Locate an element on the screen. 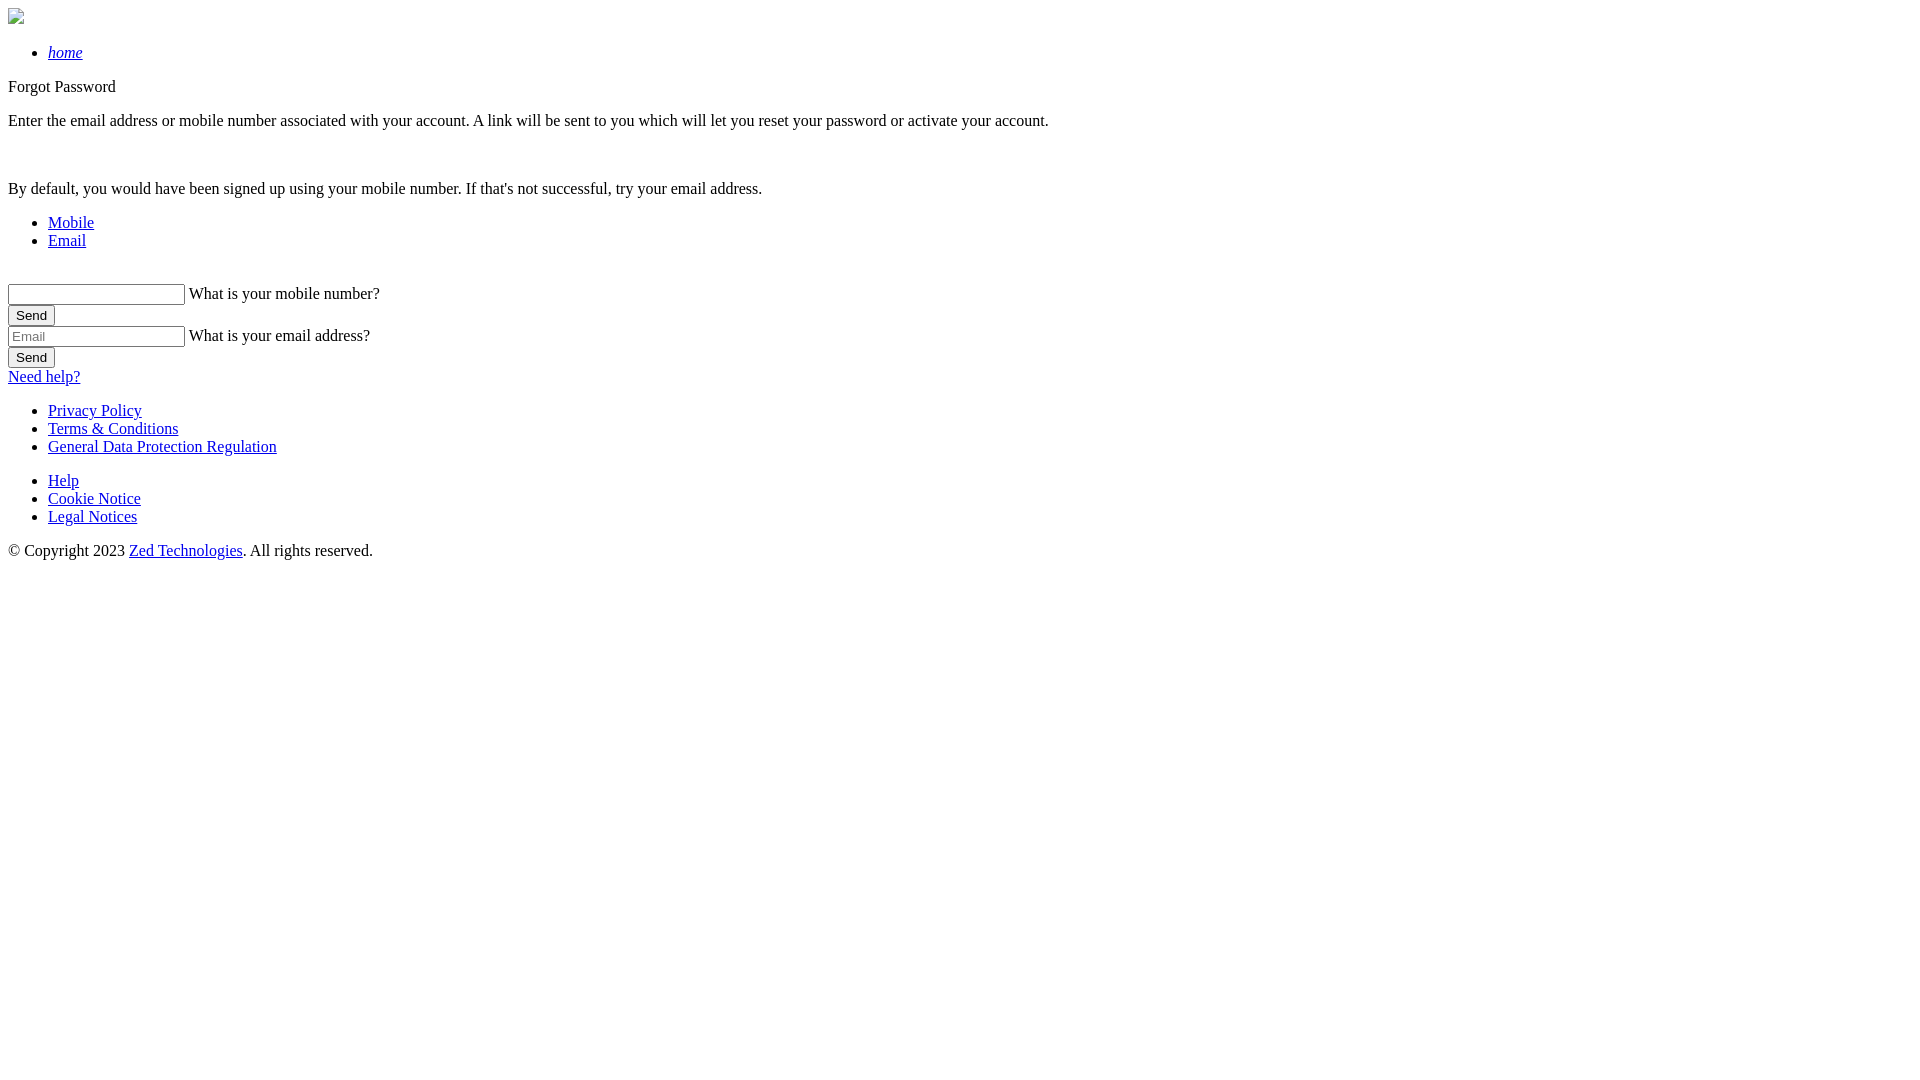  'Privacy Policy' is located at coordinates (94, 409).